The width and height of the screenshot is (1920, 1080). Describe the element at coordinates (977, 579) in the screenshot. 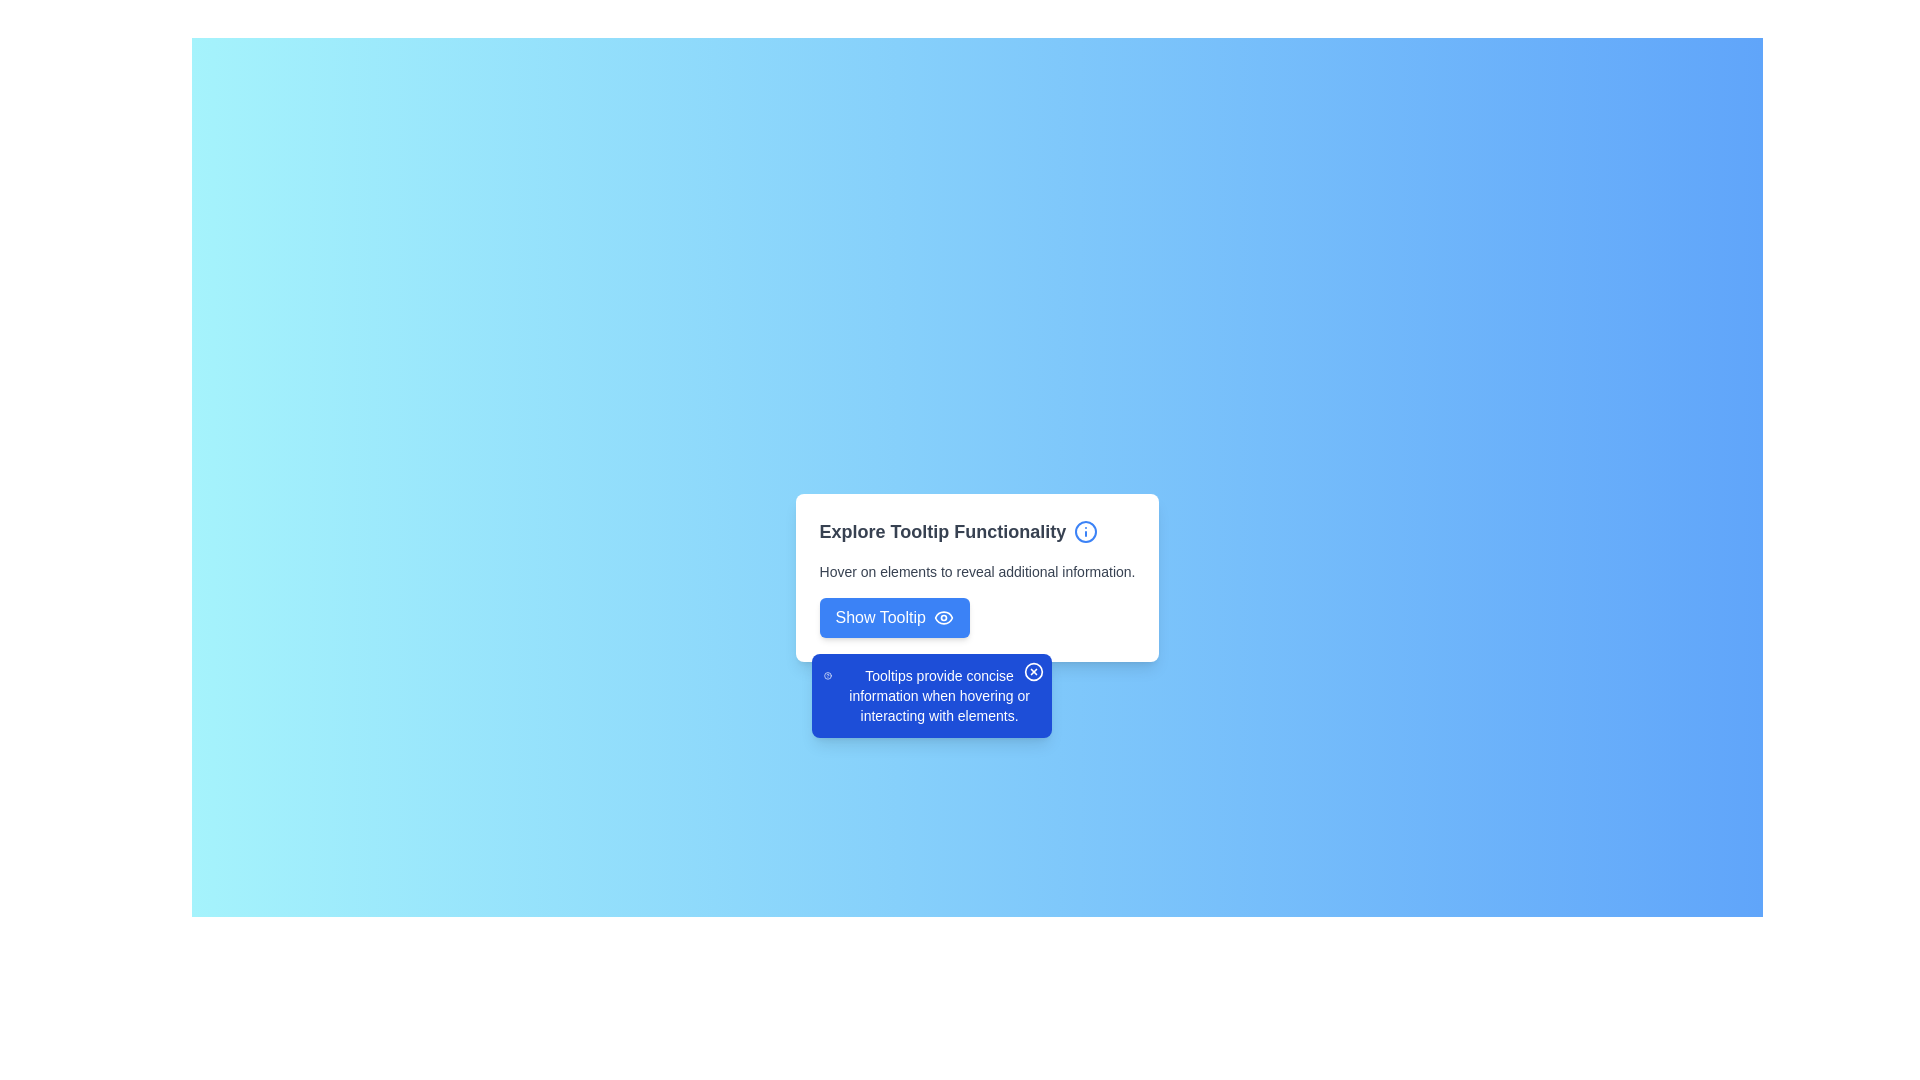

I see `the static informational text located beneath the title 'Explore Tooltip Functionality' and above the blue button 'Show Tooltip', which provides guidance on interacting with elements` at that location.